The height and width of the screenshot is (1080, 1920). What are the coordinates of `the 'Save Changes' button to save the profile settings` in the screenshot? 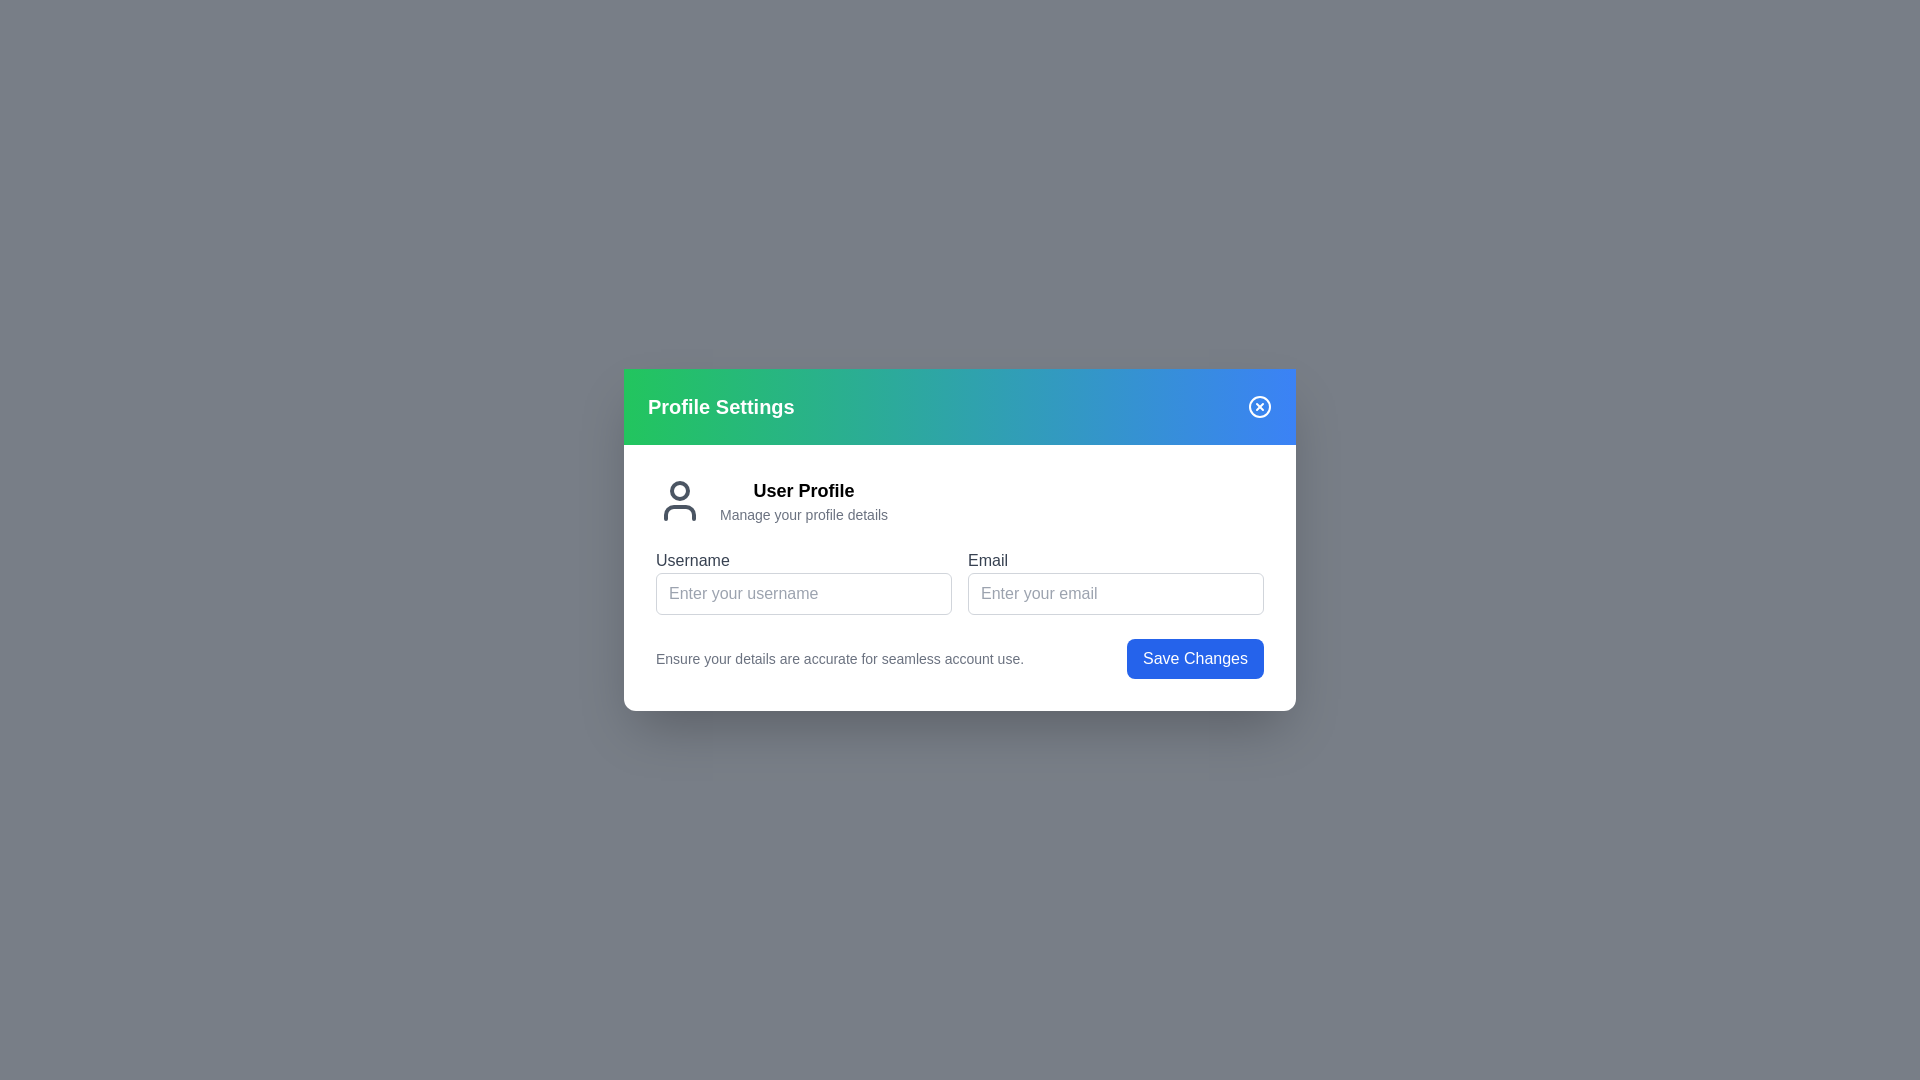 It's located at (1195, 659).